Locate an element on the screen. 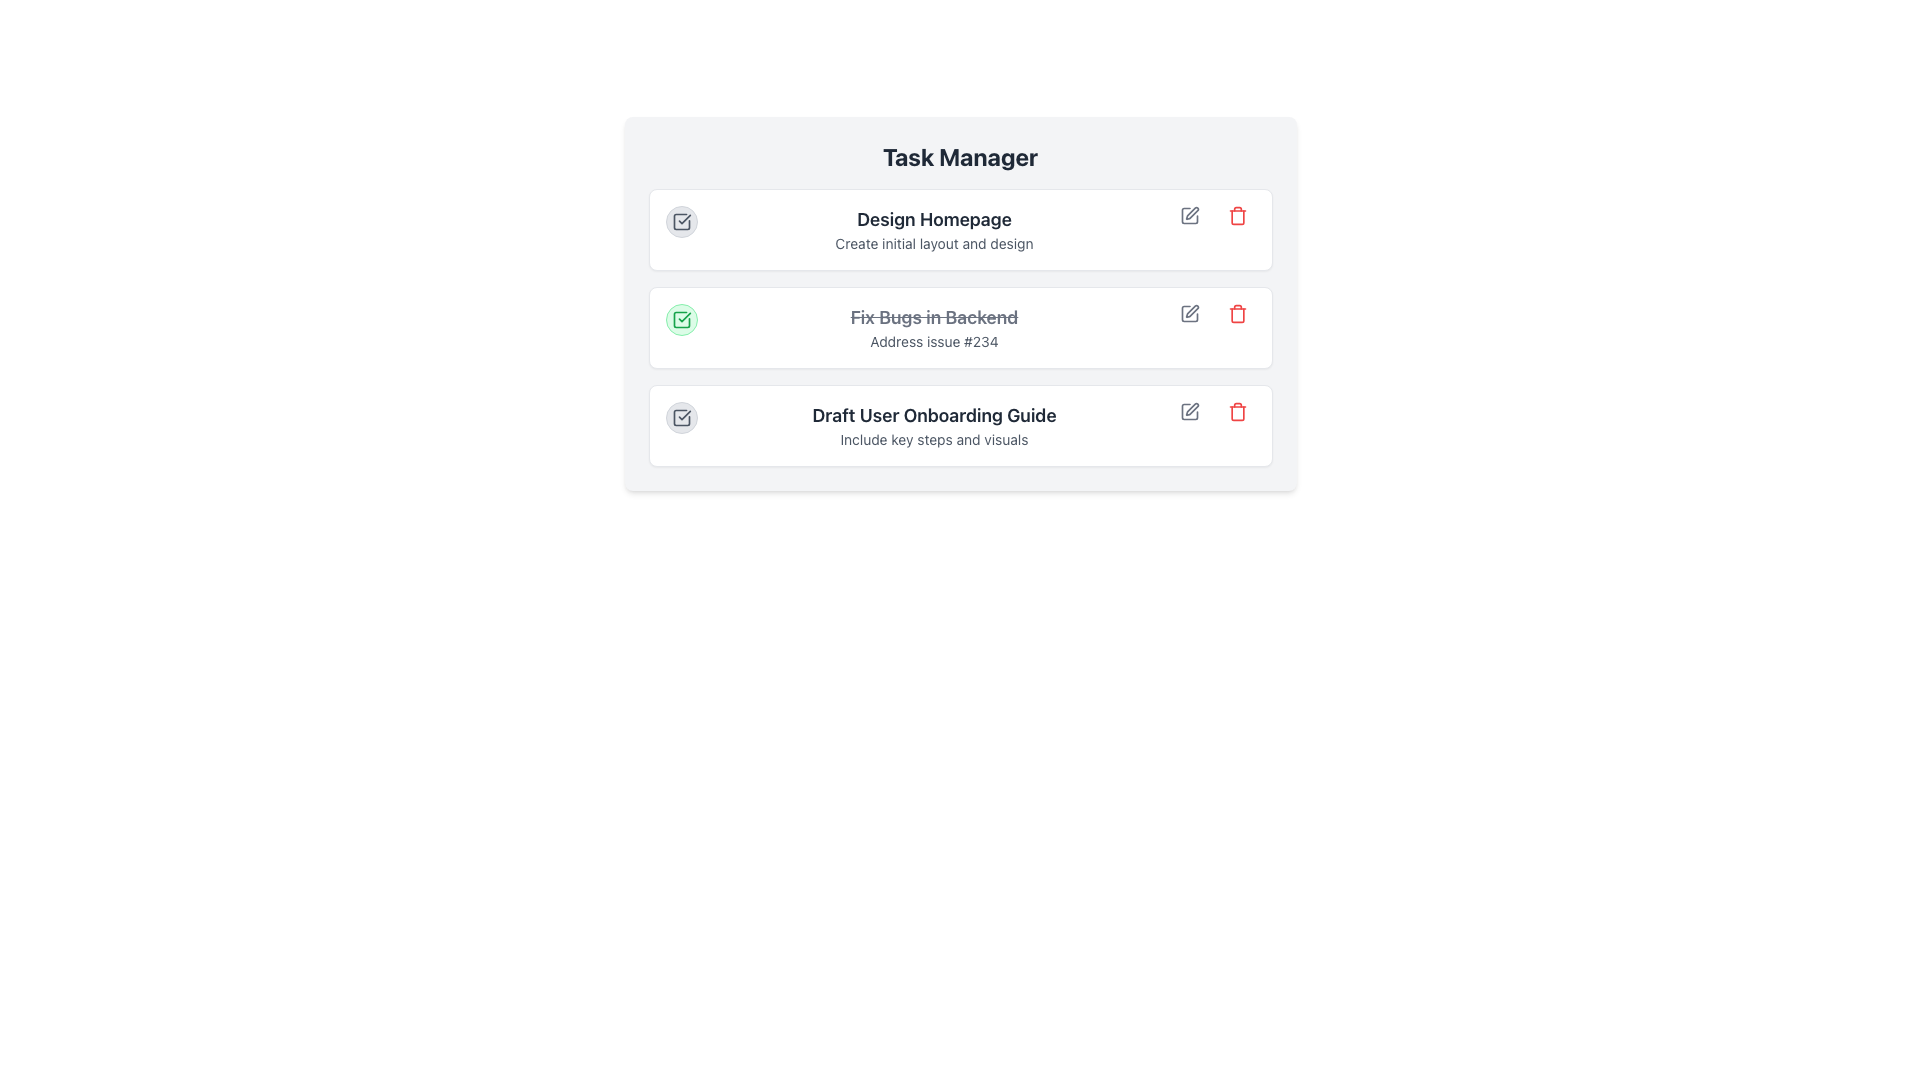 The image size is (1920, 1080). the text block that provides information about the task named 'Design Homepage' is located at coordinates (933, 229).